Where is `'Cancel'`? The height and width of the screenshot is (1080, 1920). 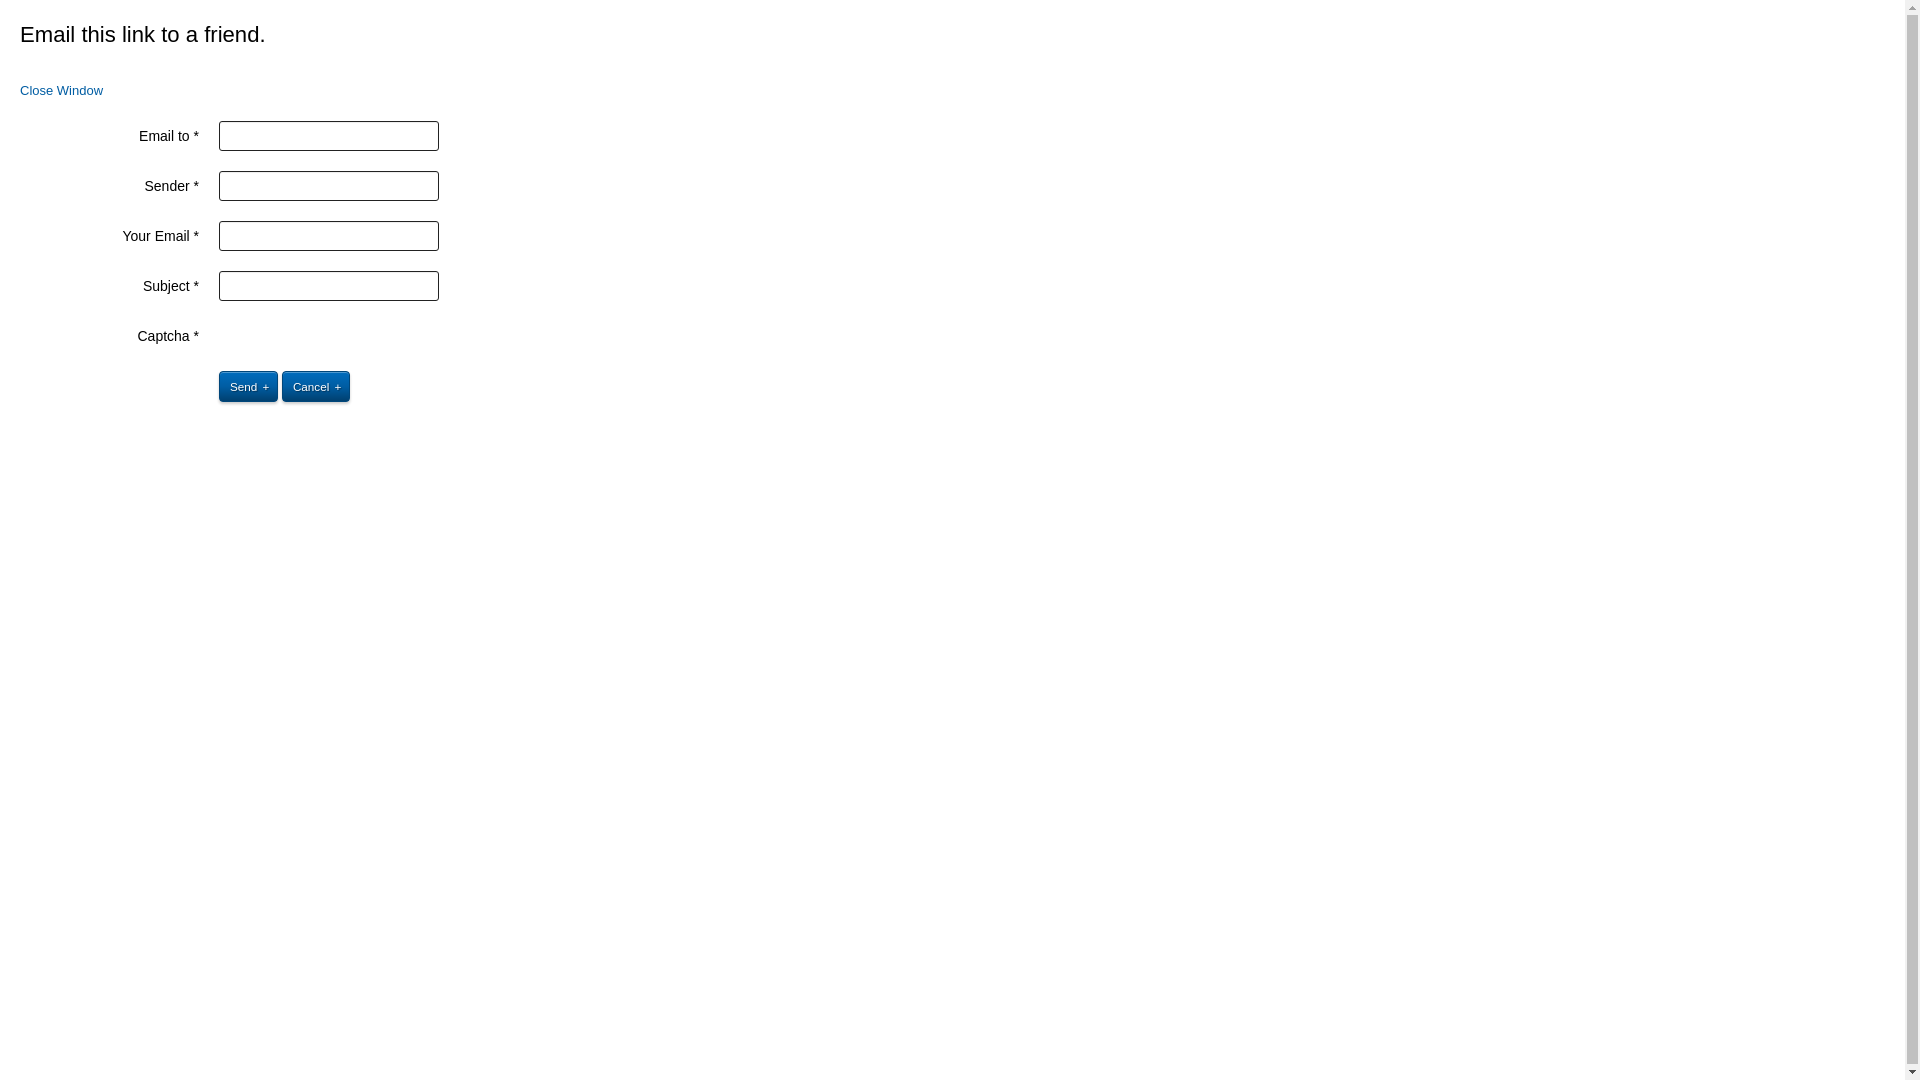
'Cancel' is located at coordinates (315, 386).